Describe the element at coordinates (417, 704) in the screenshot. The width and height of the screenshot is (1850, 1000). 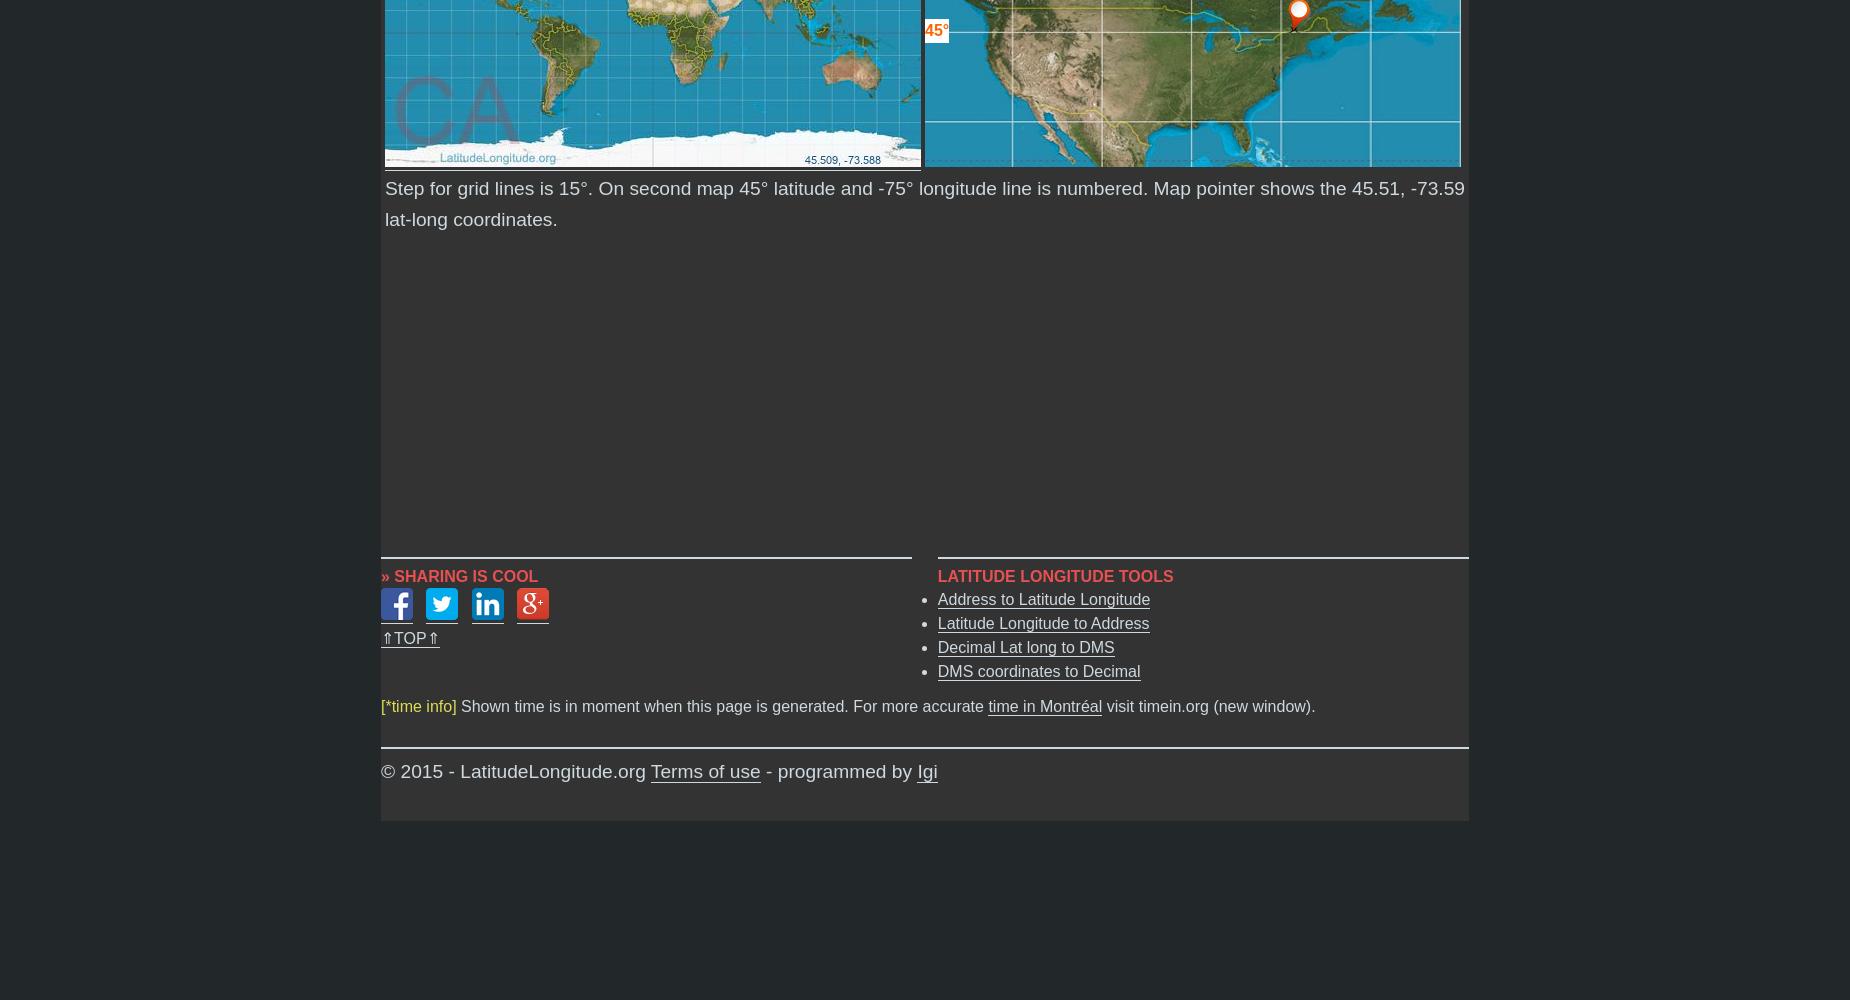
I see `'[*time info]'` at that location.